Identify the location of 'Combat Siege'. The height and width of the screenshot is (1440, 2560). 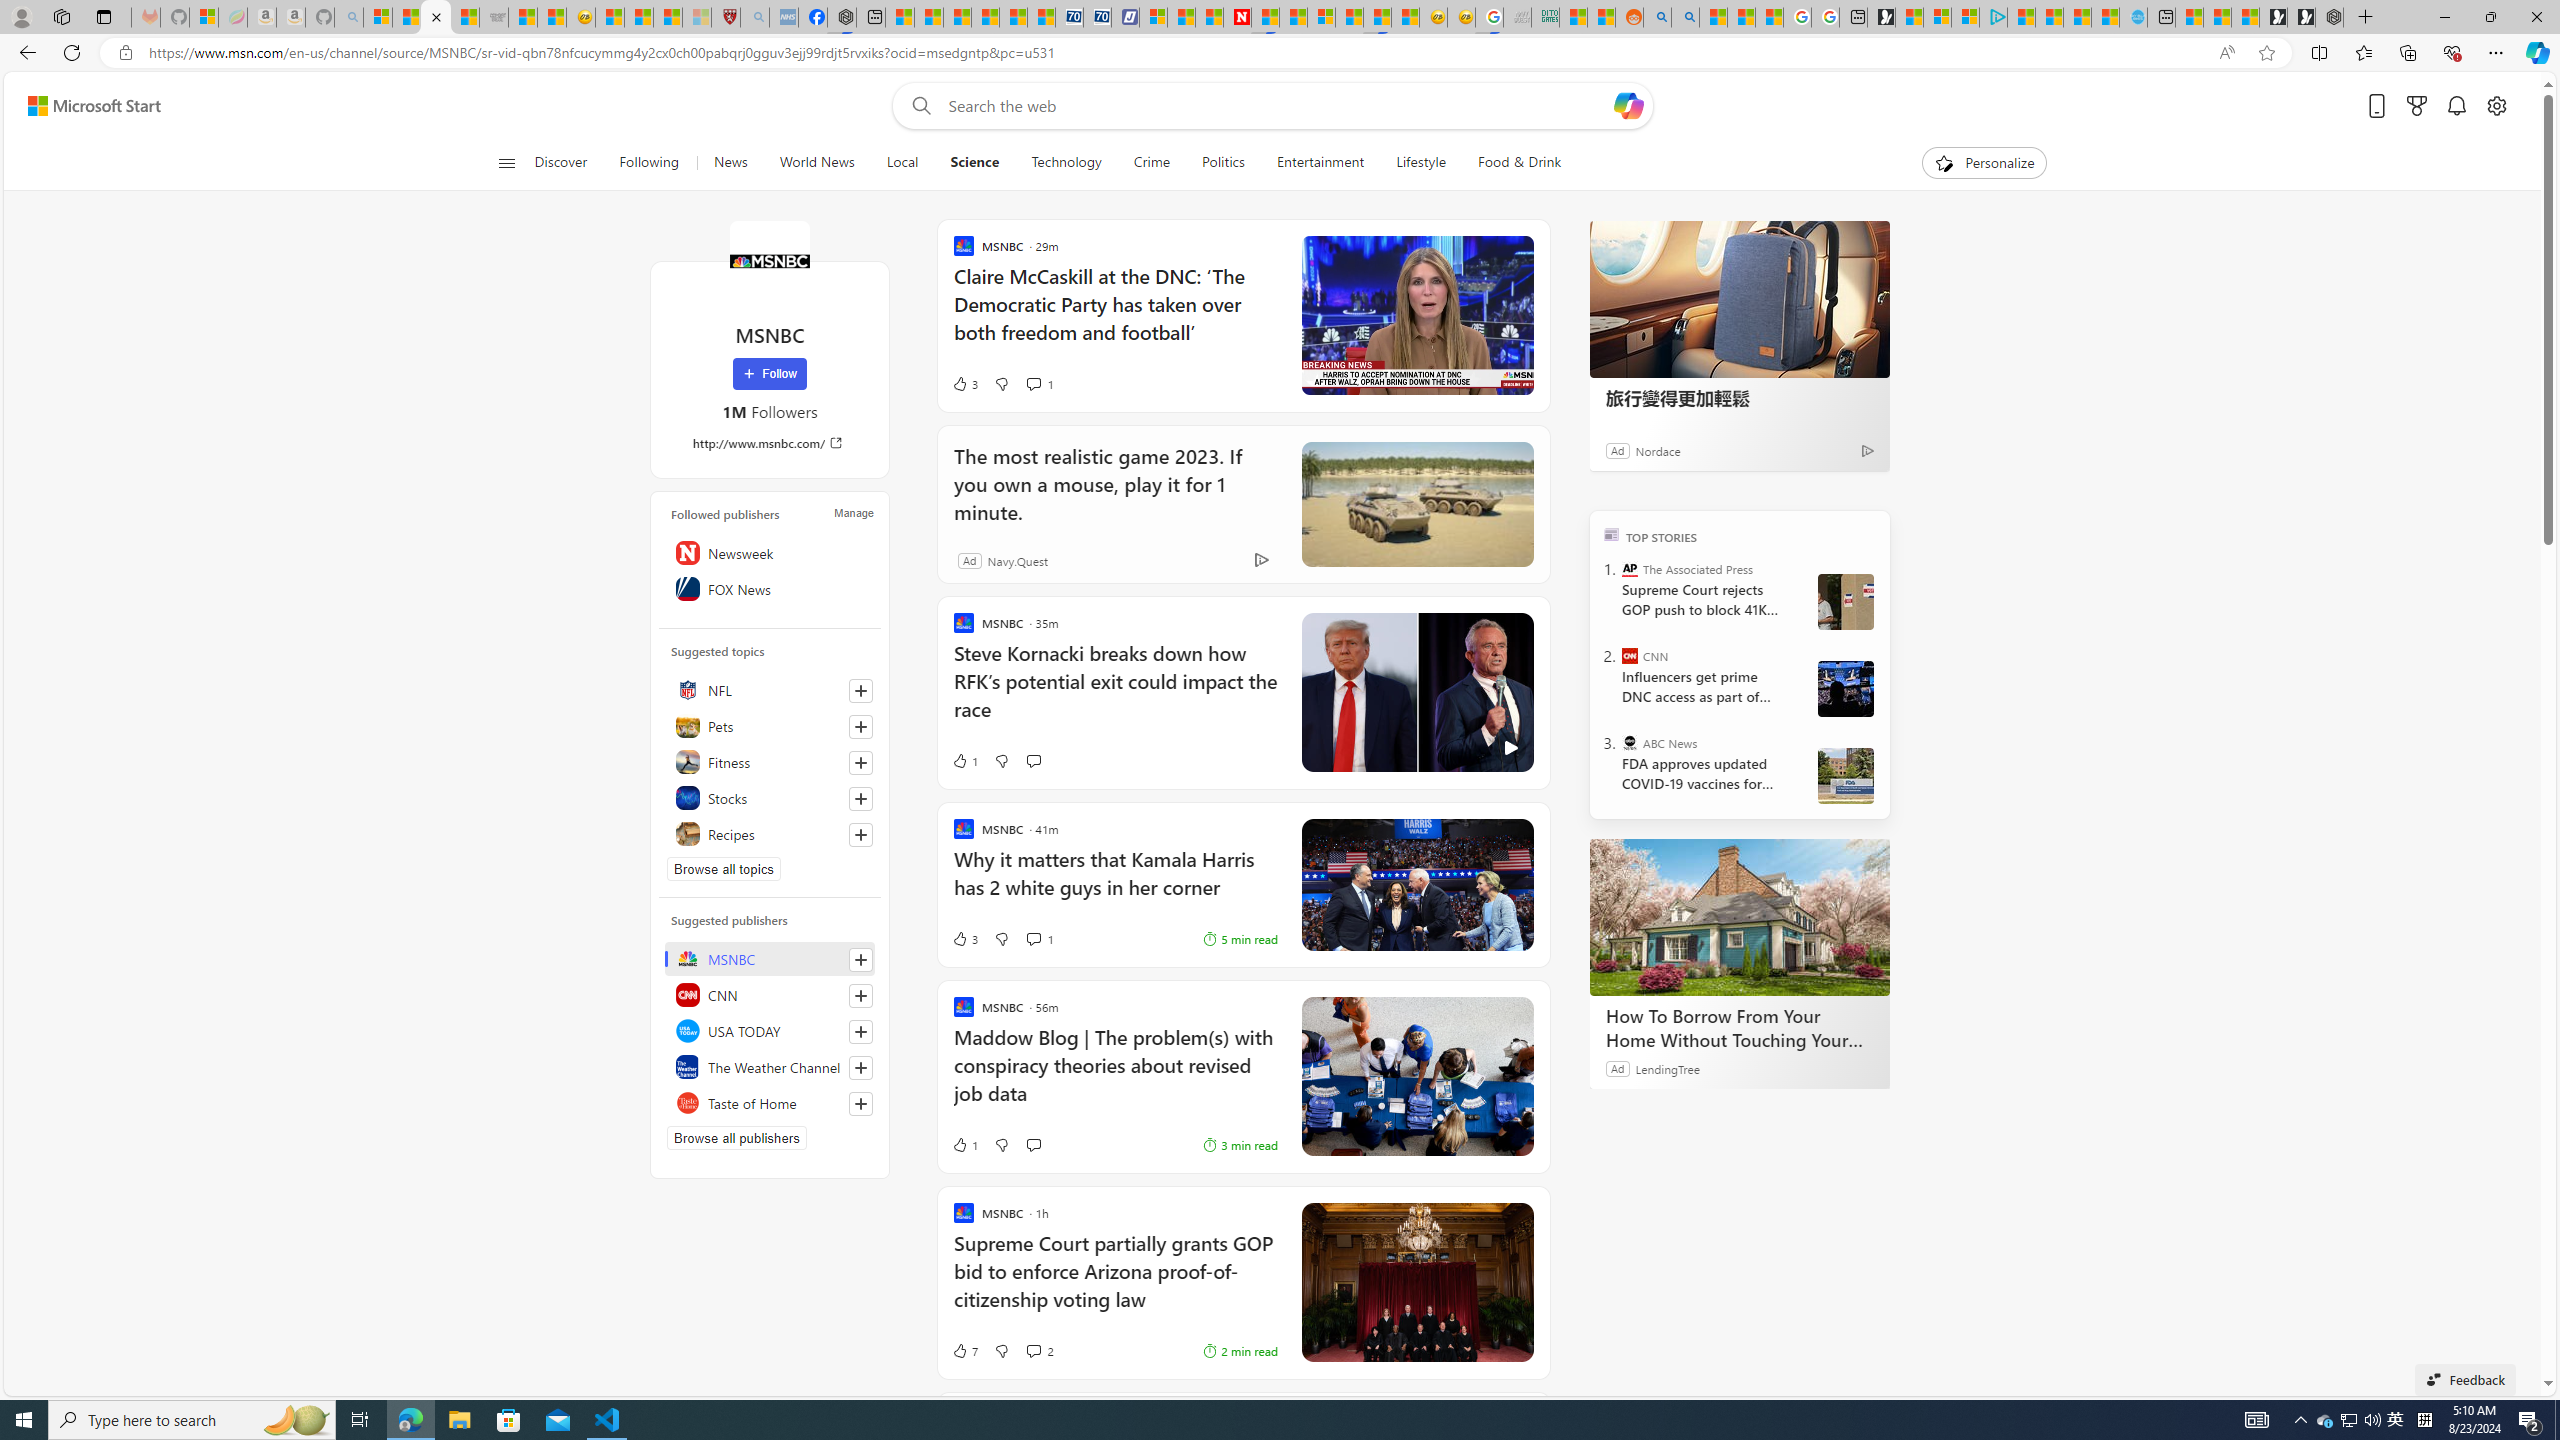
(493, 16).